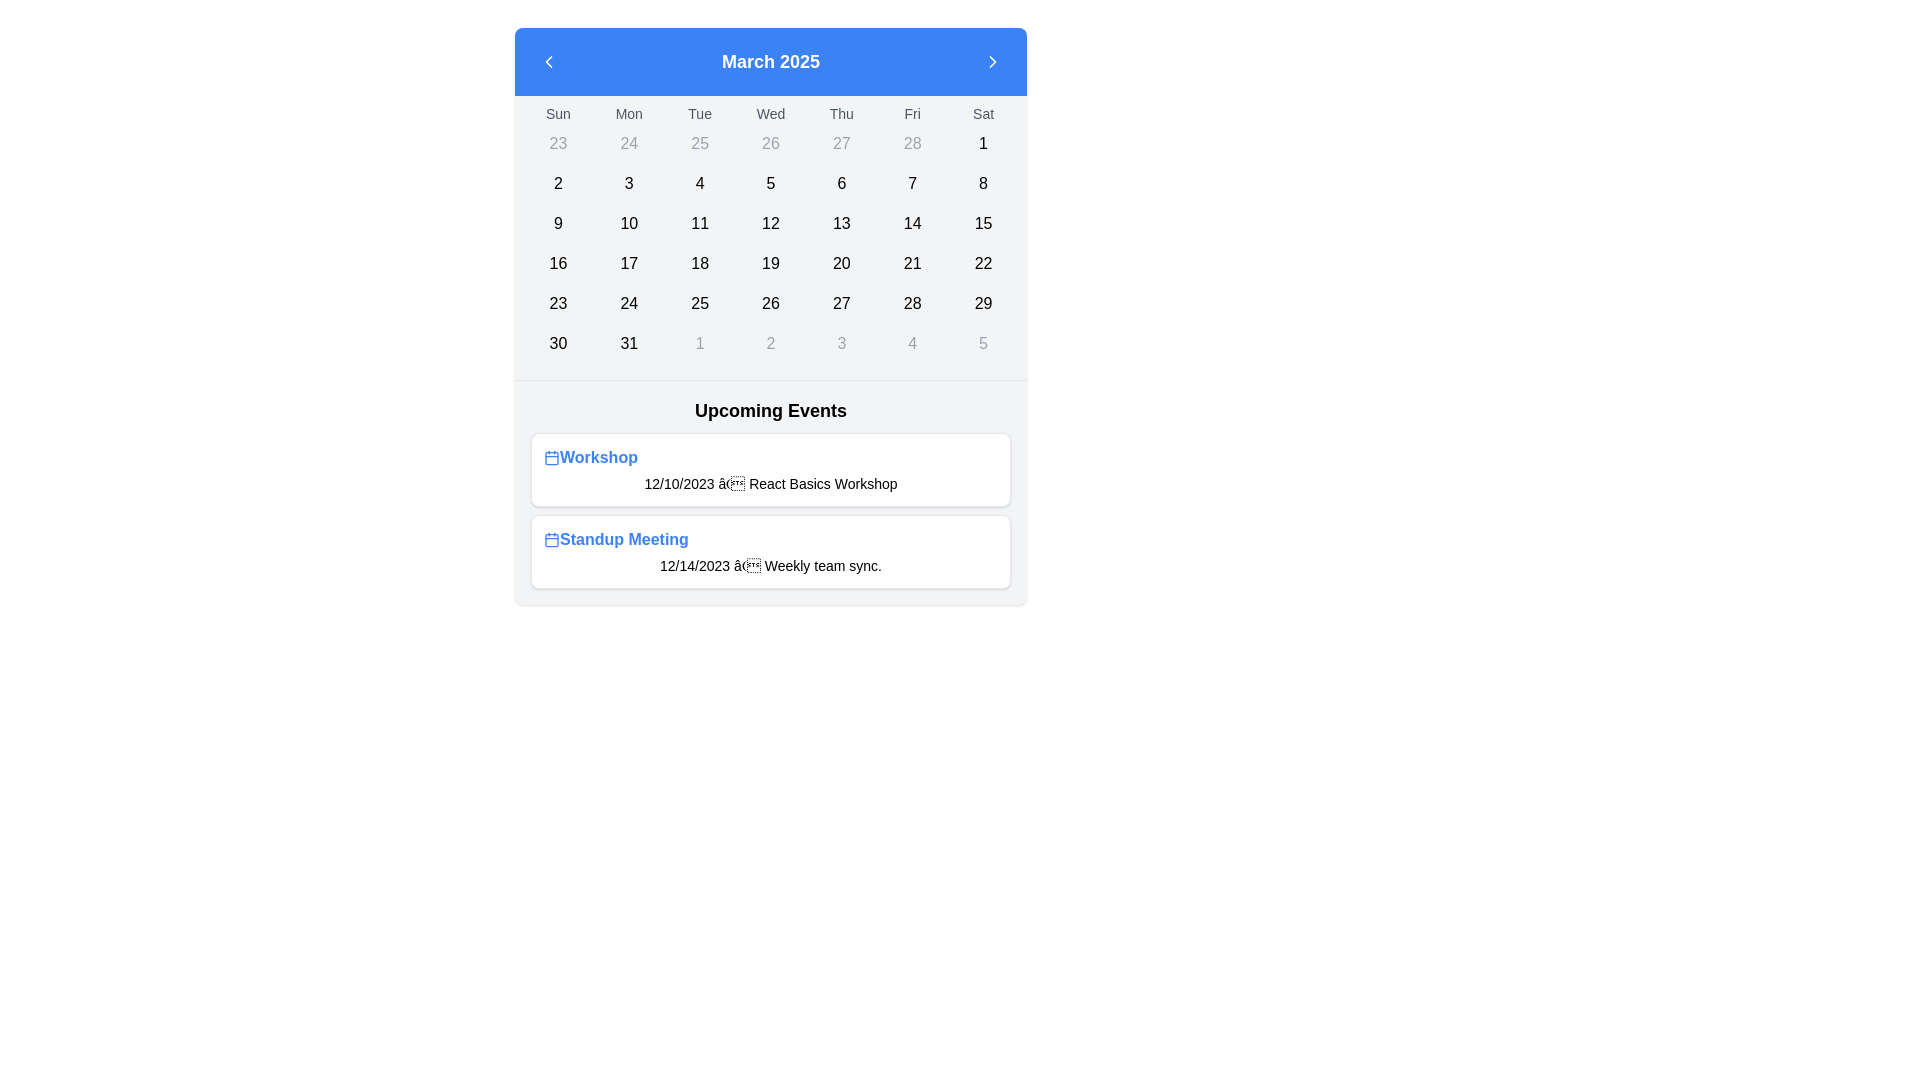 This screenshot has height=1080, width=1920. What do you see at coordinates (628, 223) in the screenshot?
I see `the button representing a specific day in the calendar located under 'Mon', which is the 3rd item in the second row of the grid layout` at bounding box center [628, 223].